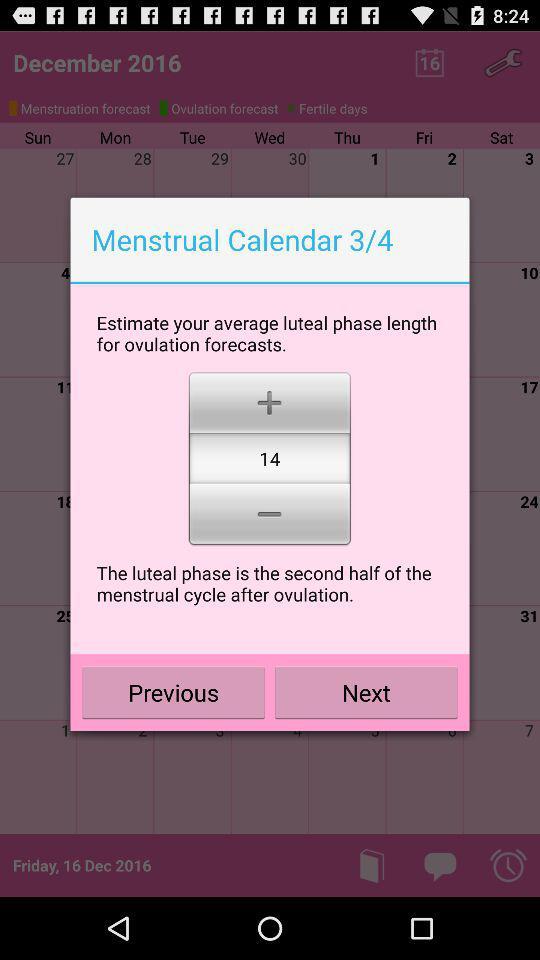 The height and width of the screenshot is (960, 540). Describe the element at coordinates (365, 692) in the screenshot. I see `the button to the right of the previous button` at that location.